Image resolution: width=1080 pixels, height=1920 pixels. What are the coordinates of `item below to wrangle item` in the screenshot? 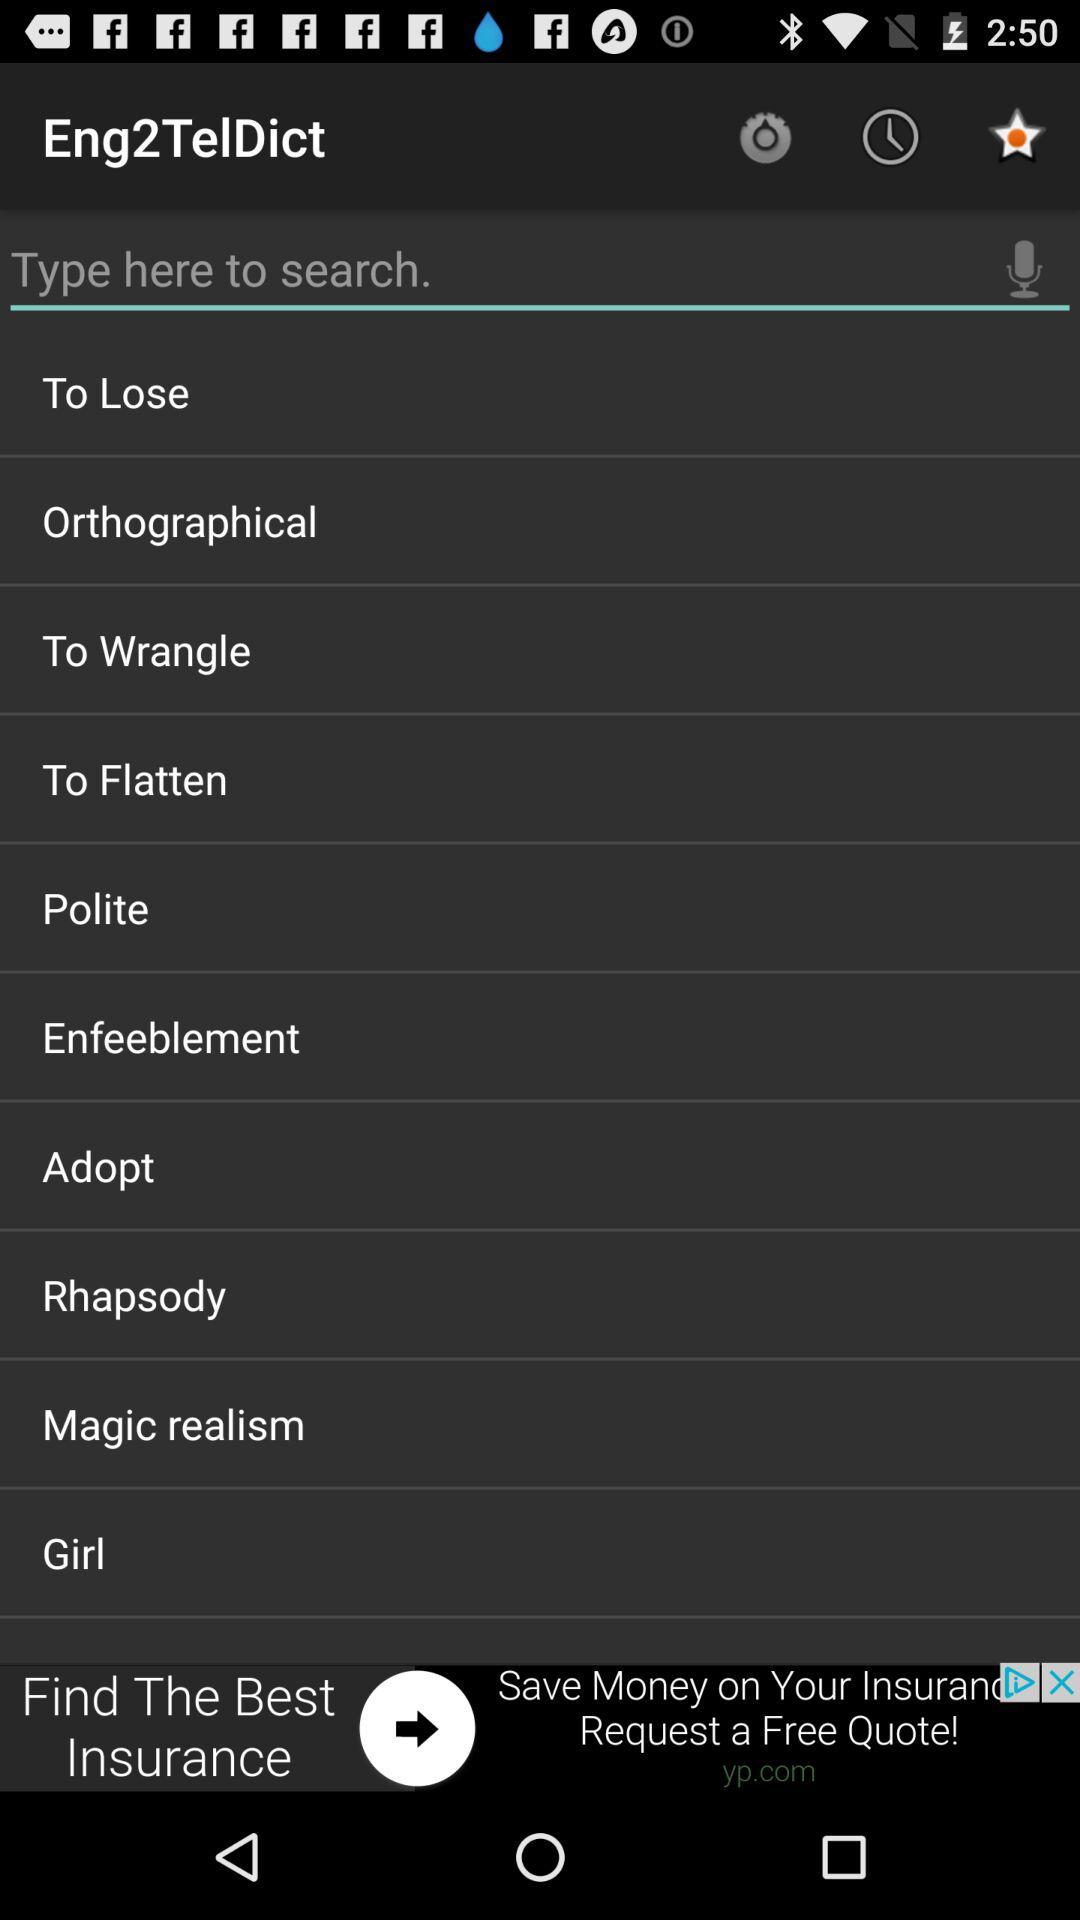 It's located at (540, 777).